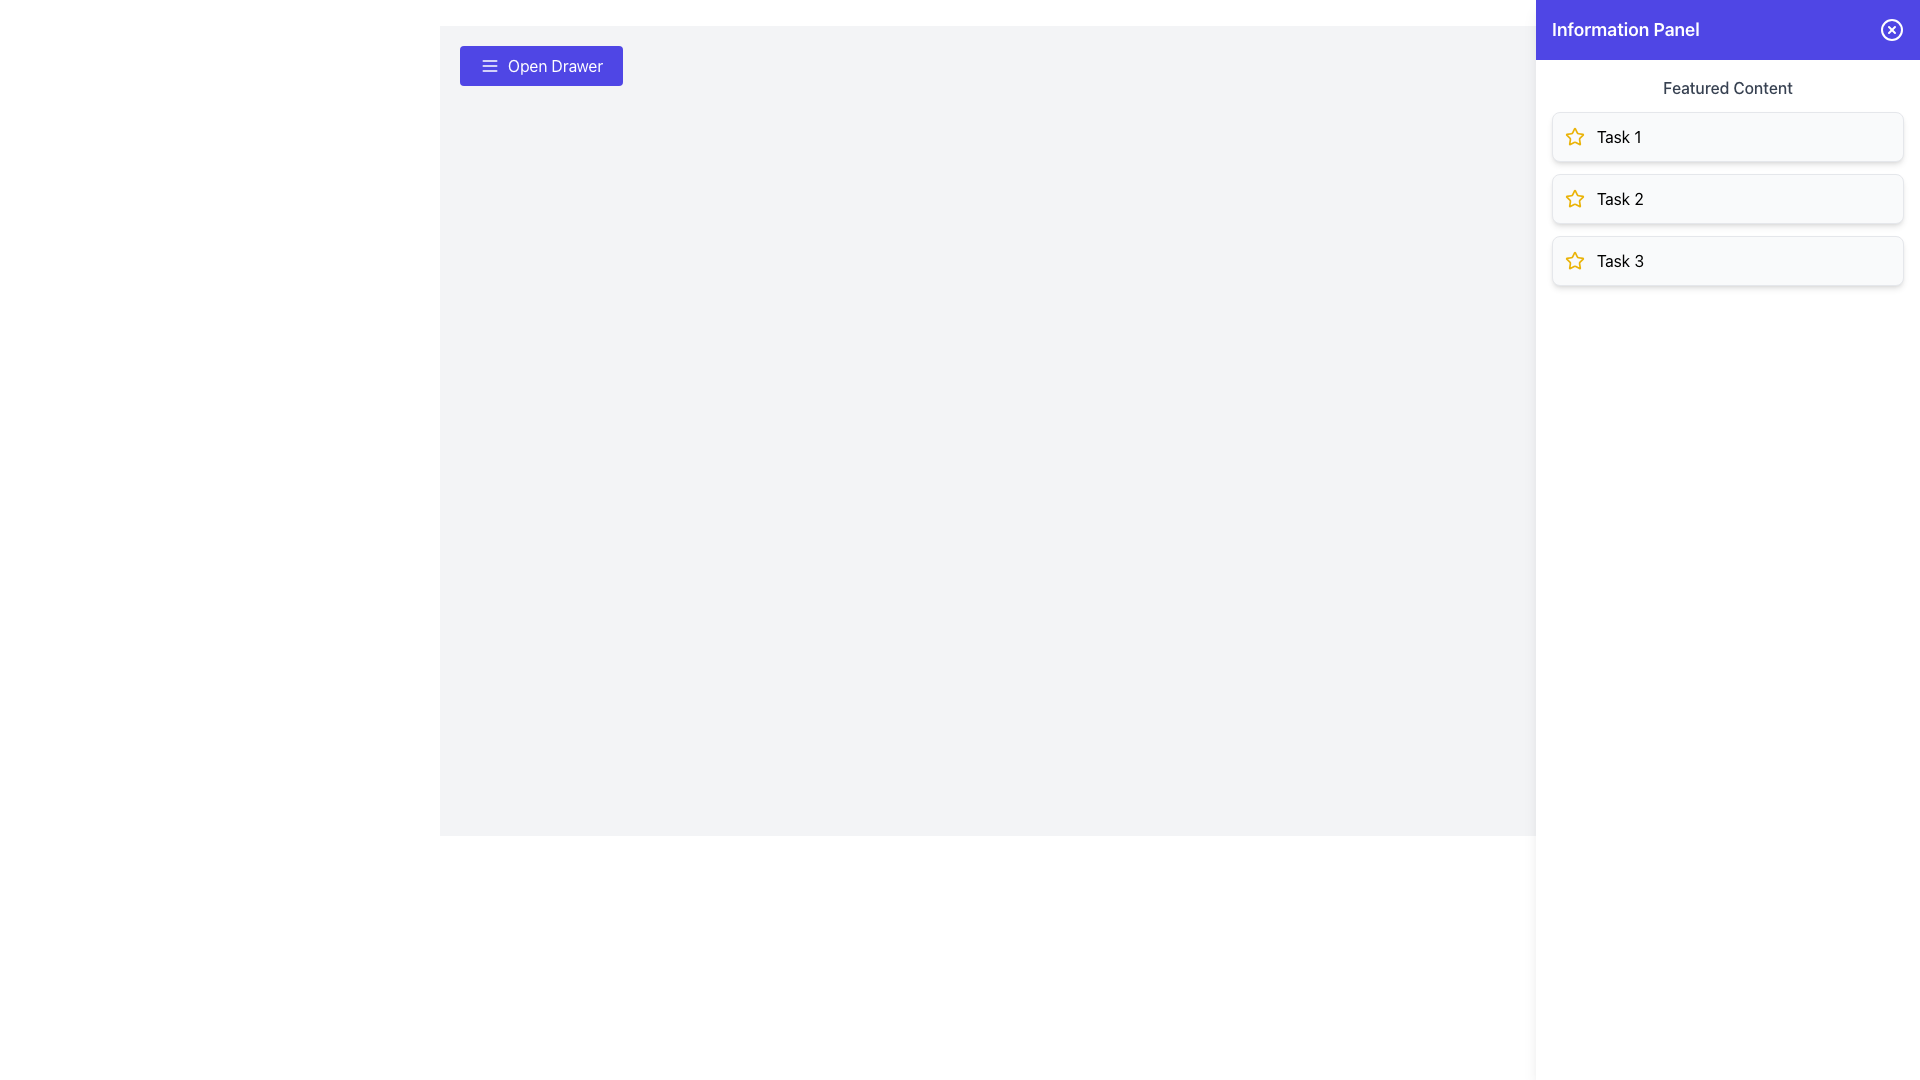 The height and width of the screenshot is (1080, 1920). What do you see at coordinates (541, 64) in the screenshot?
I see `the toggle button located near the top-left corner of the interface` at bounding box center [541, 64].